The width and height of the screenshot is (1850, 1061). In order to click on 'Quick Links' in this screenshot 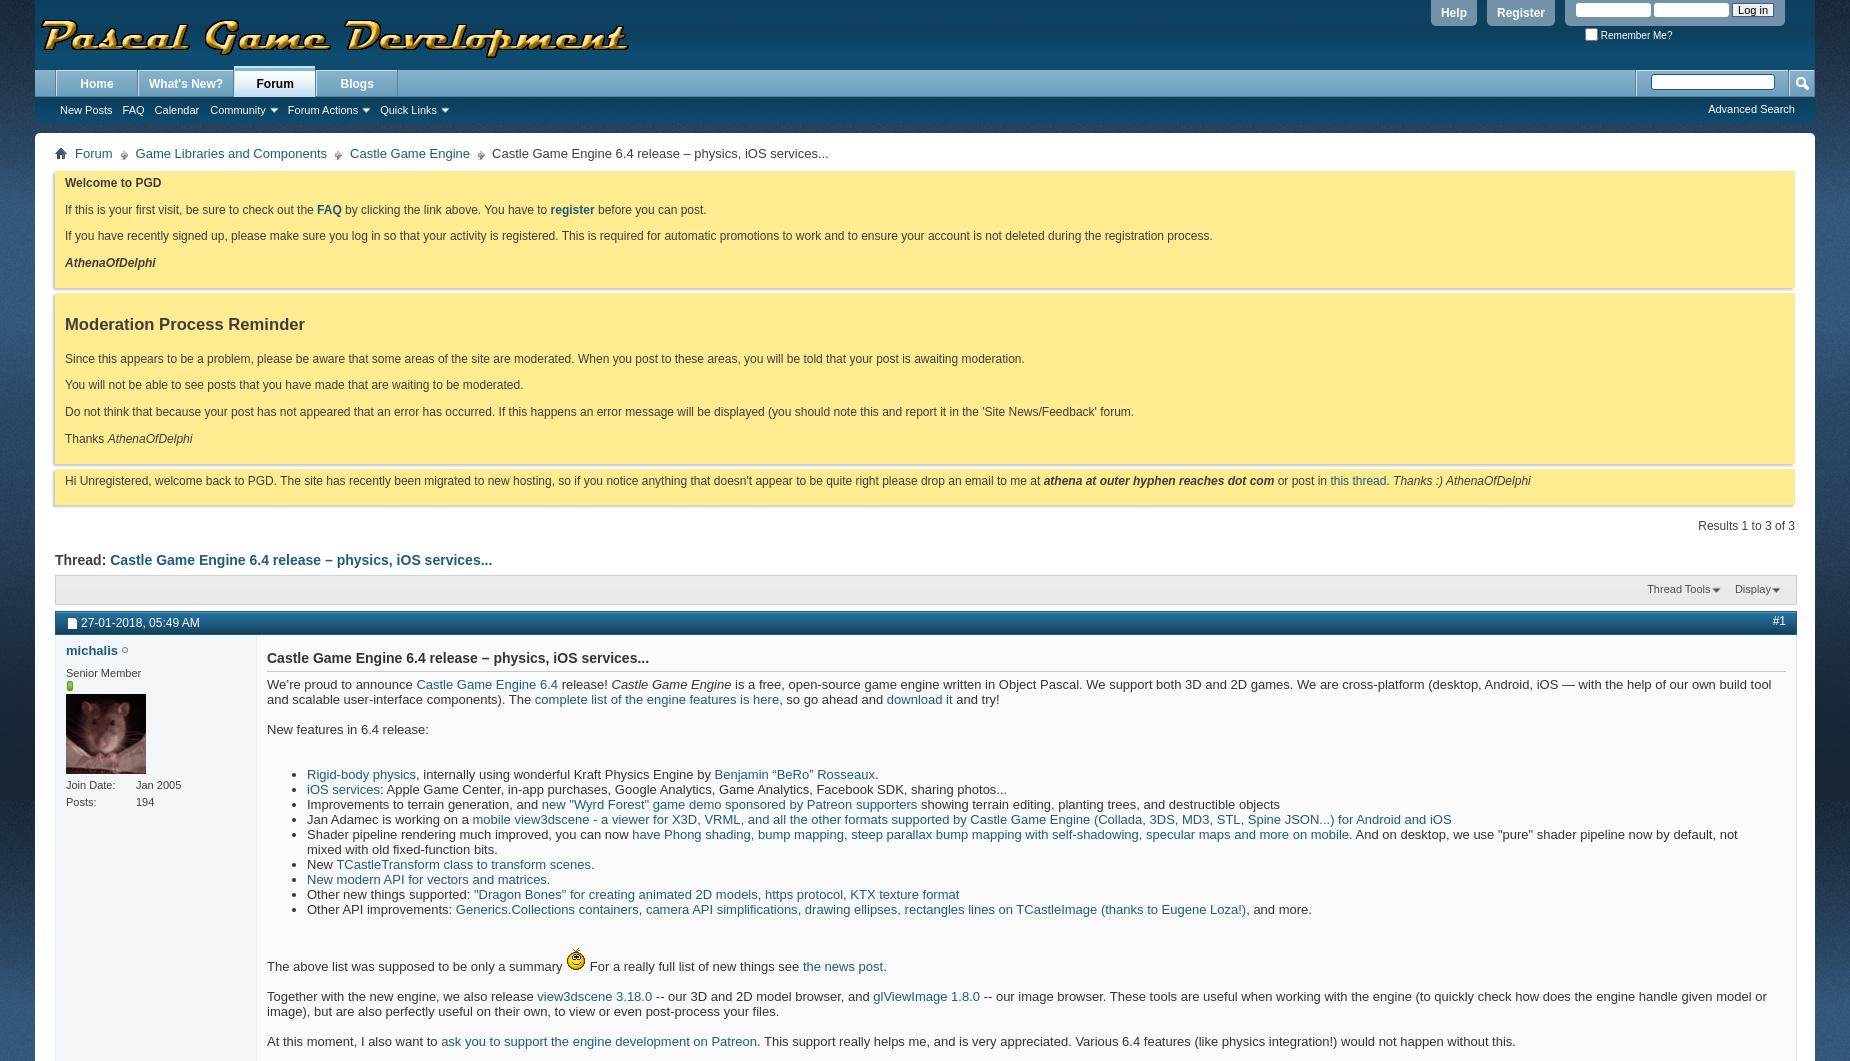, I will do `click(407, 110)`.